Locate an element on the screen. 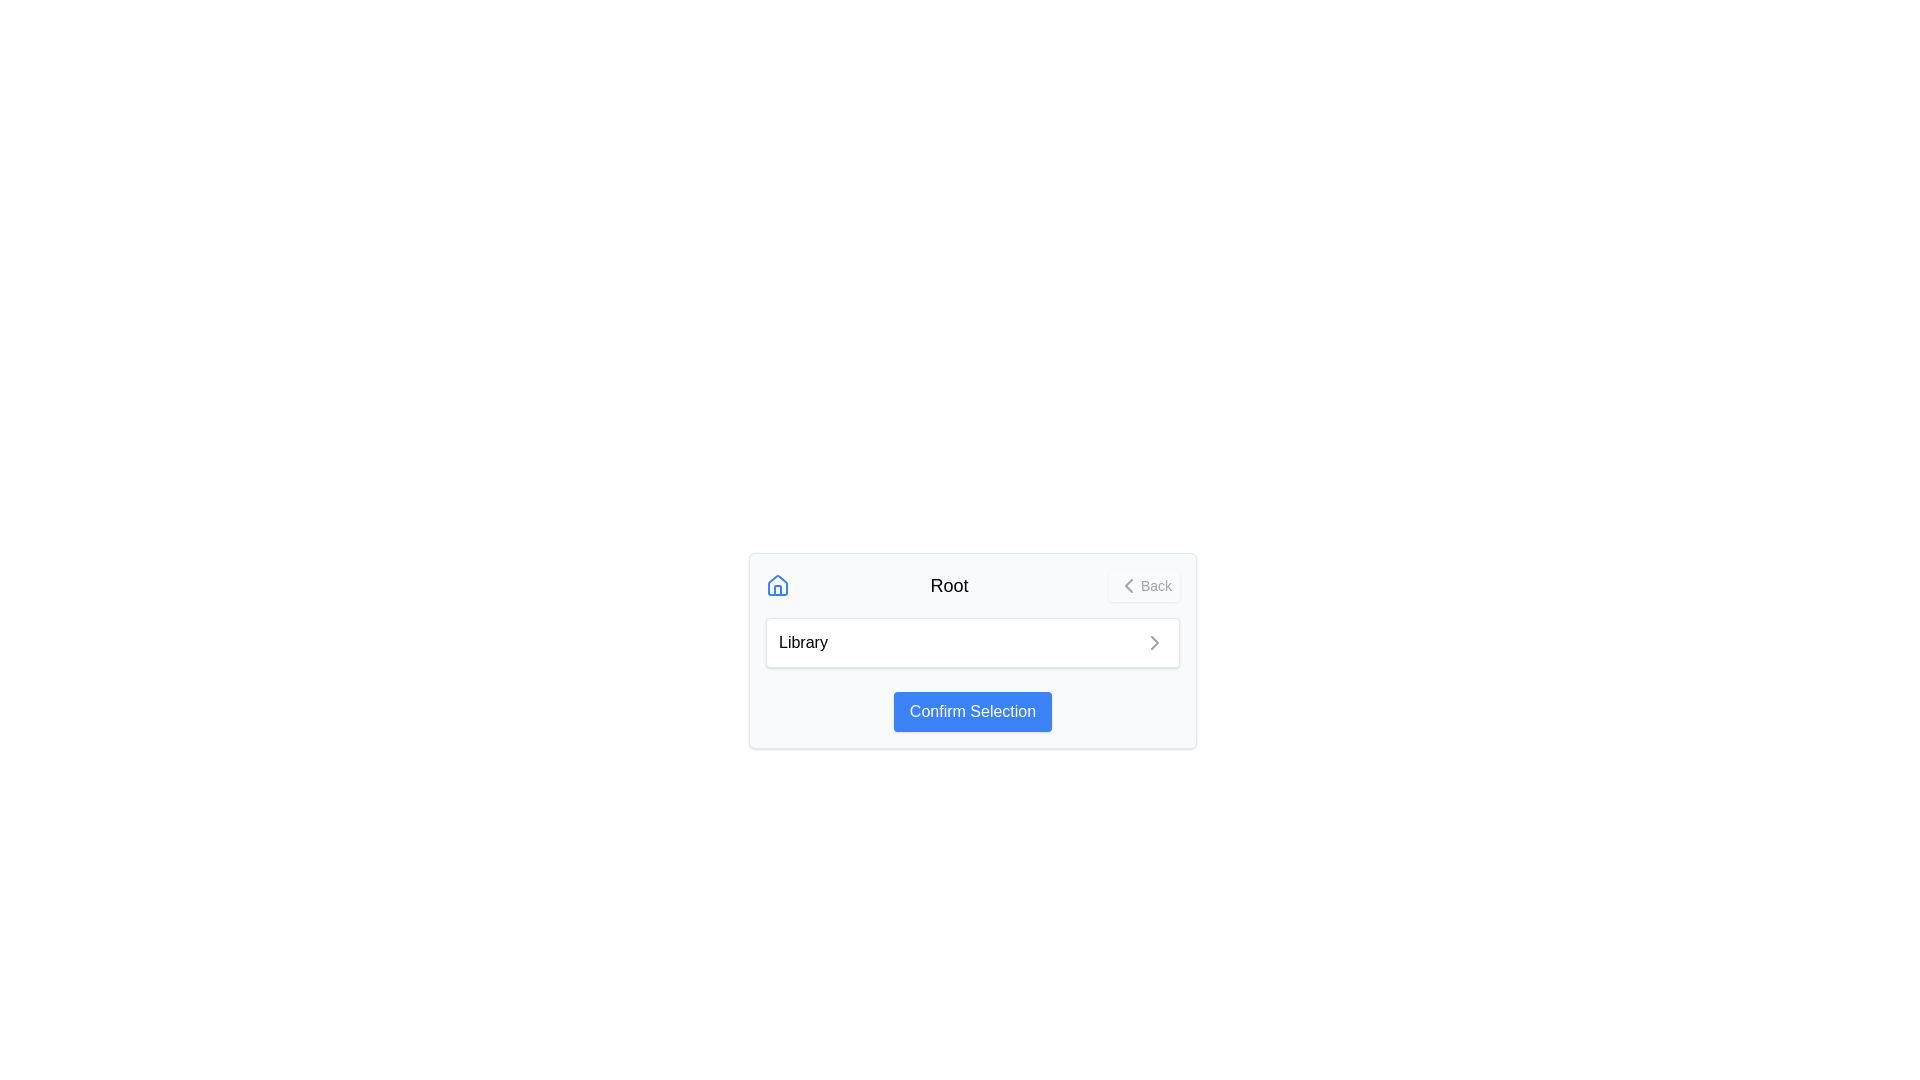 The width and height of the screenshot is (1920, 1080). the small left-facing chevron icon next to the 'Back' text in the upper-right section of the card interface is located at coordinates (1128, 585).